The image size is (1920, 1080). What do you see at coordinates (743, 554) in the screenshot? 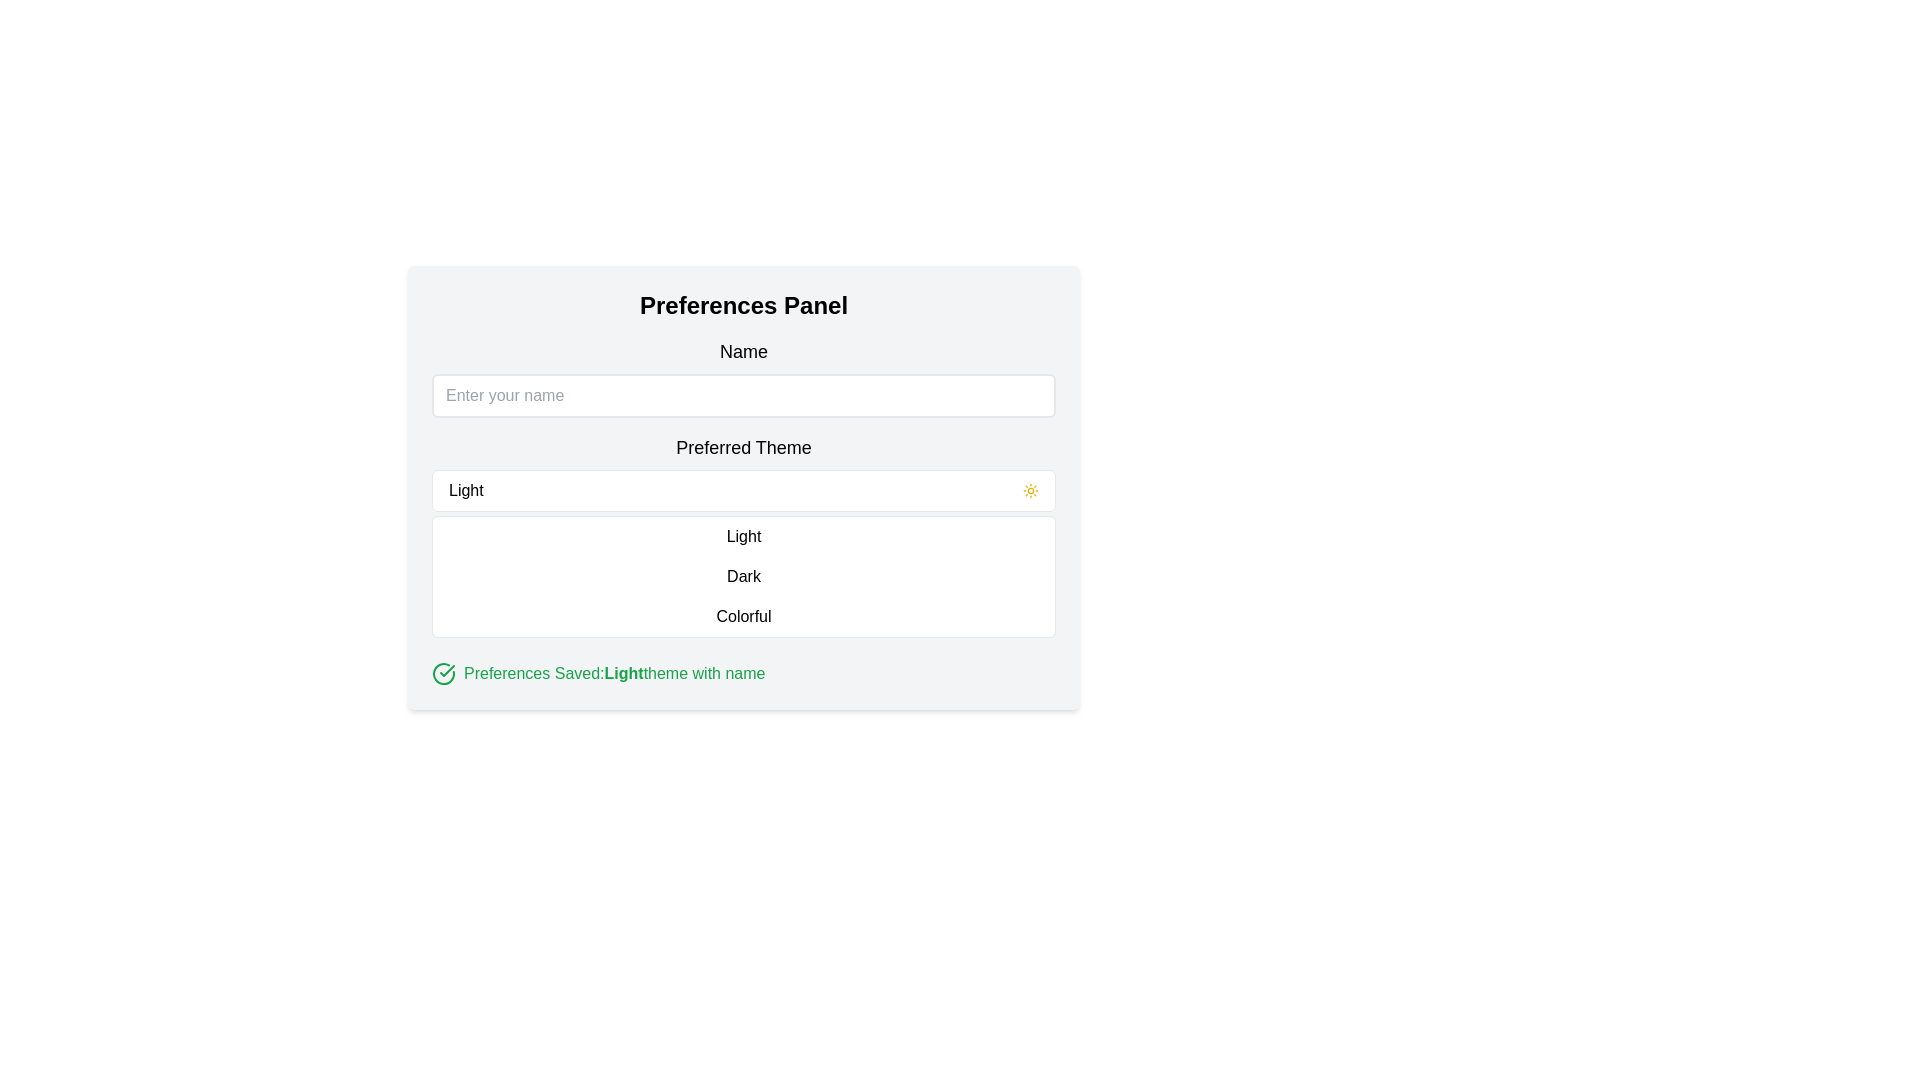
I see `the options in the dropdown menu labeled 'Preferred Theme'` at bounding box center [743, 554].